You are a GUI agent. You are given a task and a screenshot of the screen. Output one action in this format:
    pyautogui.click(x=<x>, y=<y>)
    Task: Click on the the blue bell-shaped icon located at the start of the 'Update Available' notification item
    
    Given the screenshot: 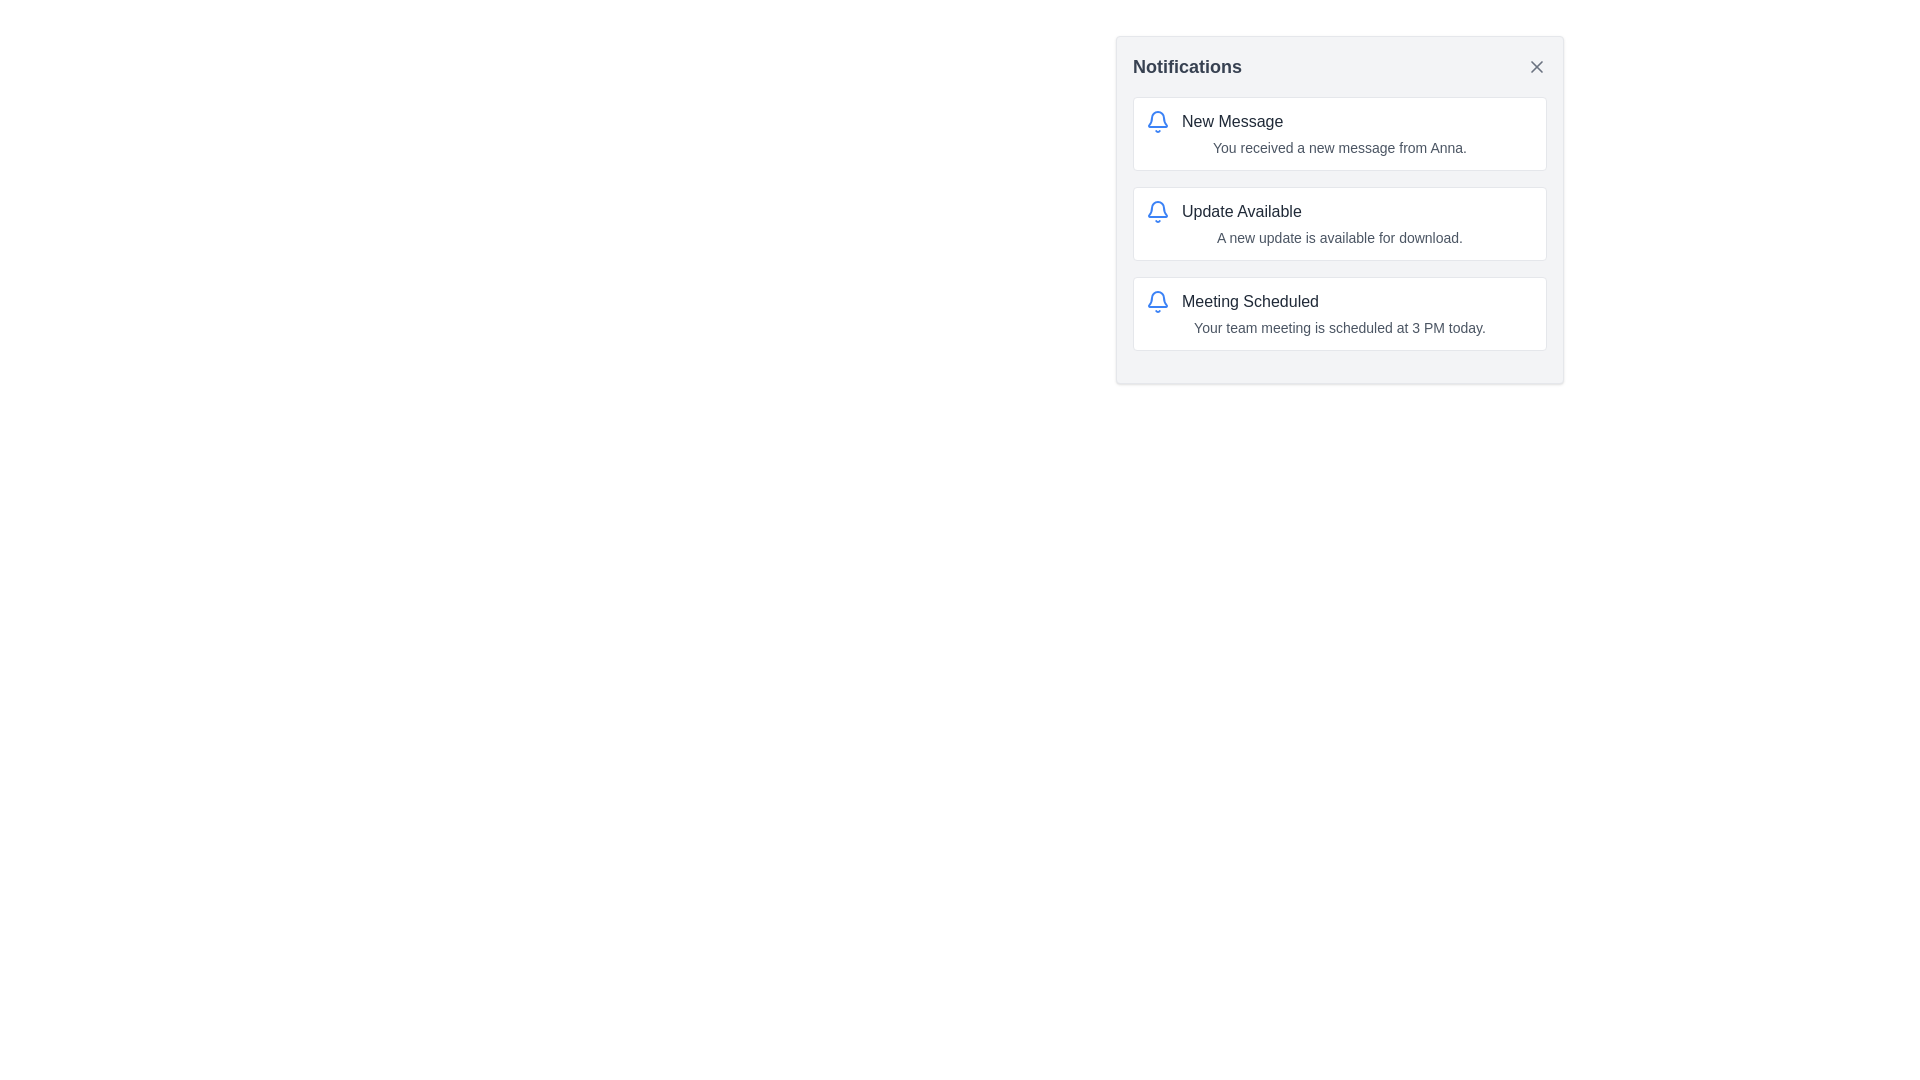 What is the action you would take?
    pyautogui.click(x=1157, y=212)
    